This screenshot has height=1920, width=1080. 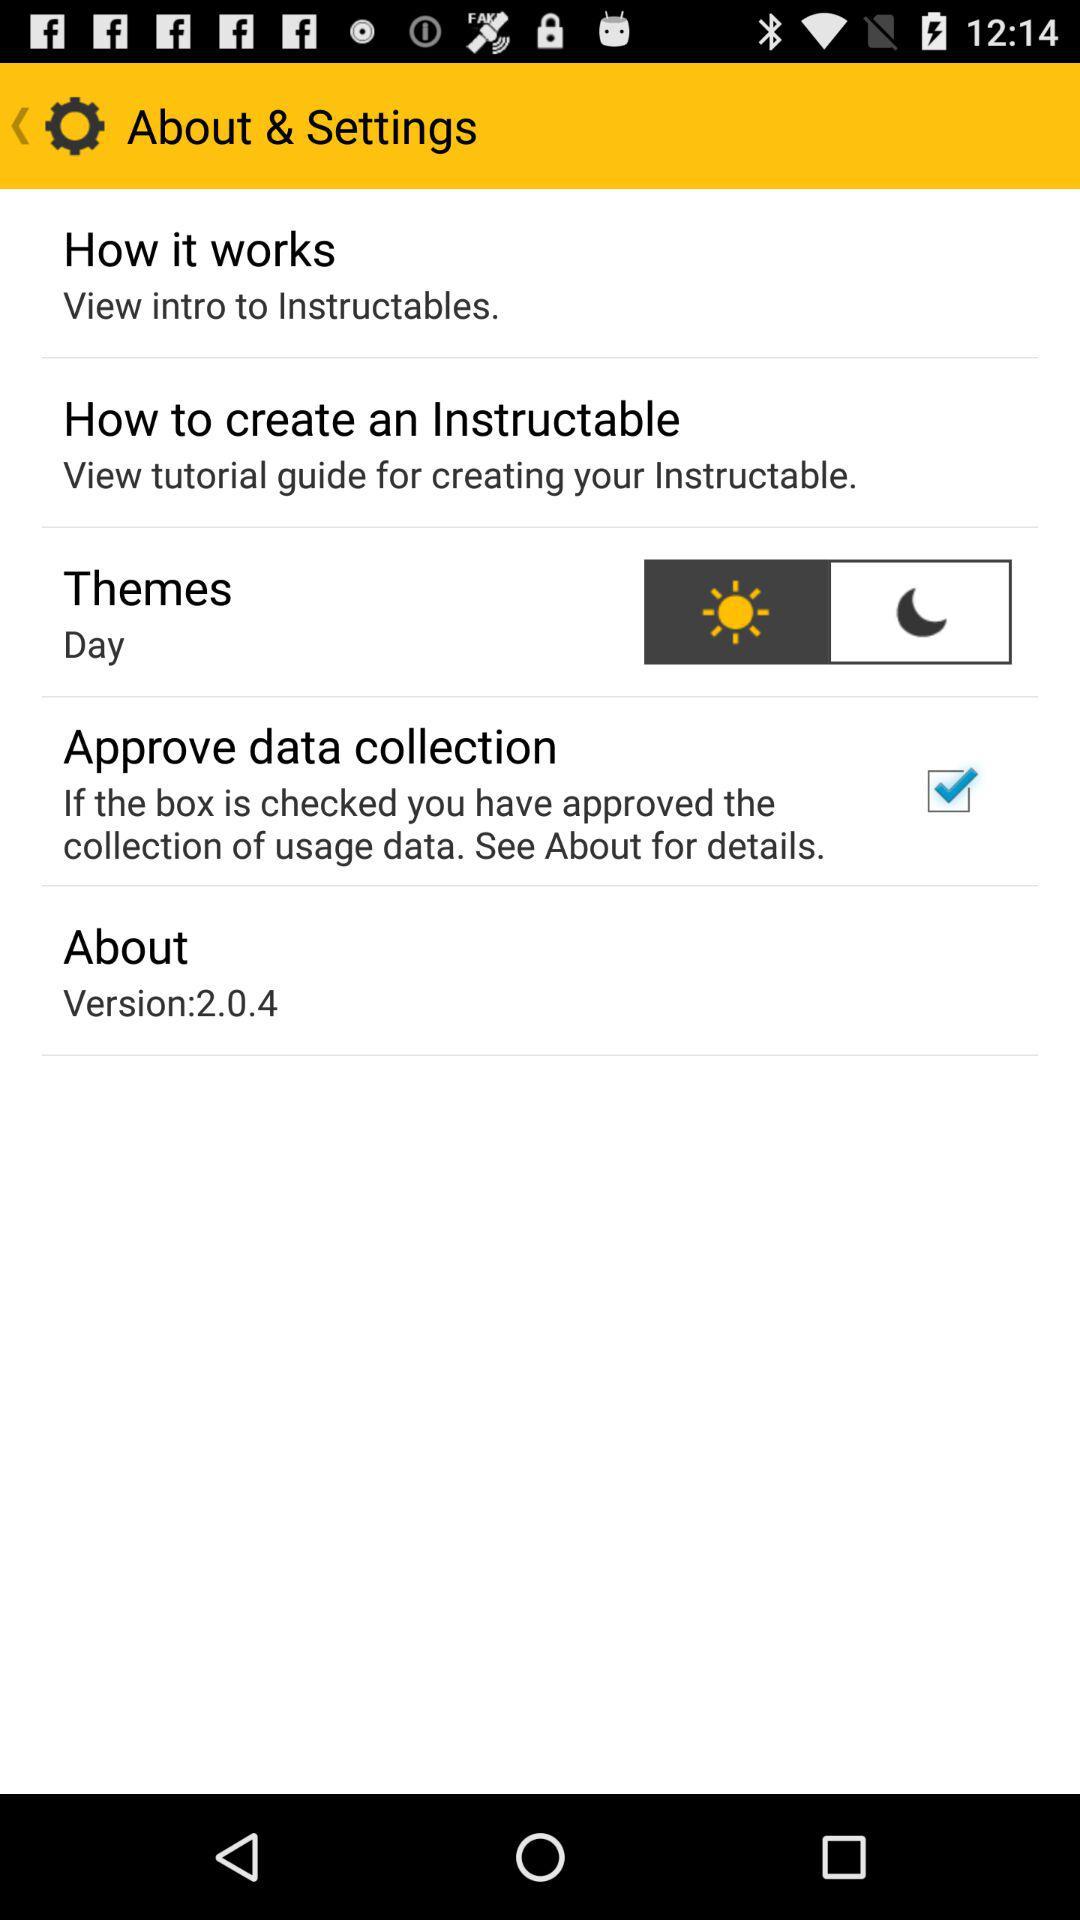 What do you see at coordinates (146, 585) in the screenshot?
I see `app below the view tutorial guide` at bounding box center [146, 585].